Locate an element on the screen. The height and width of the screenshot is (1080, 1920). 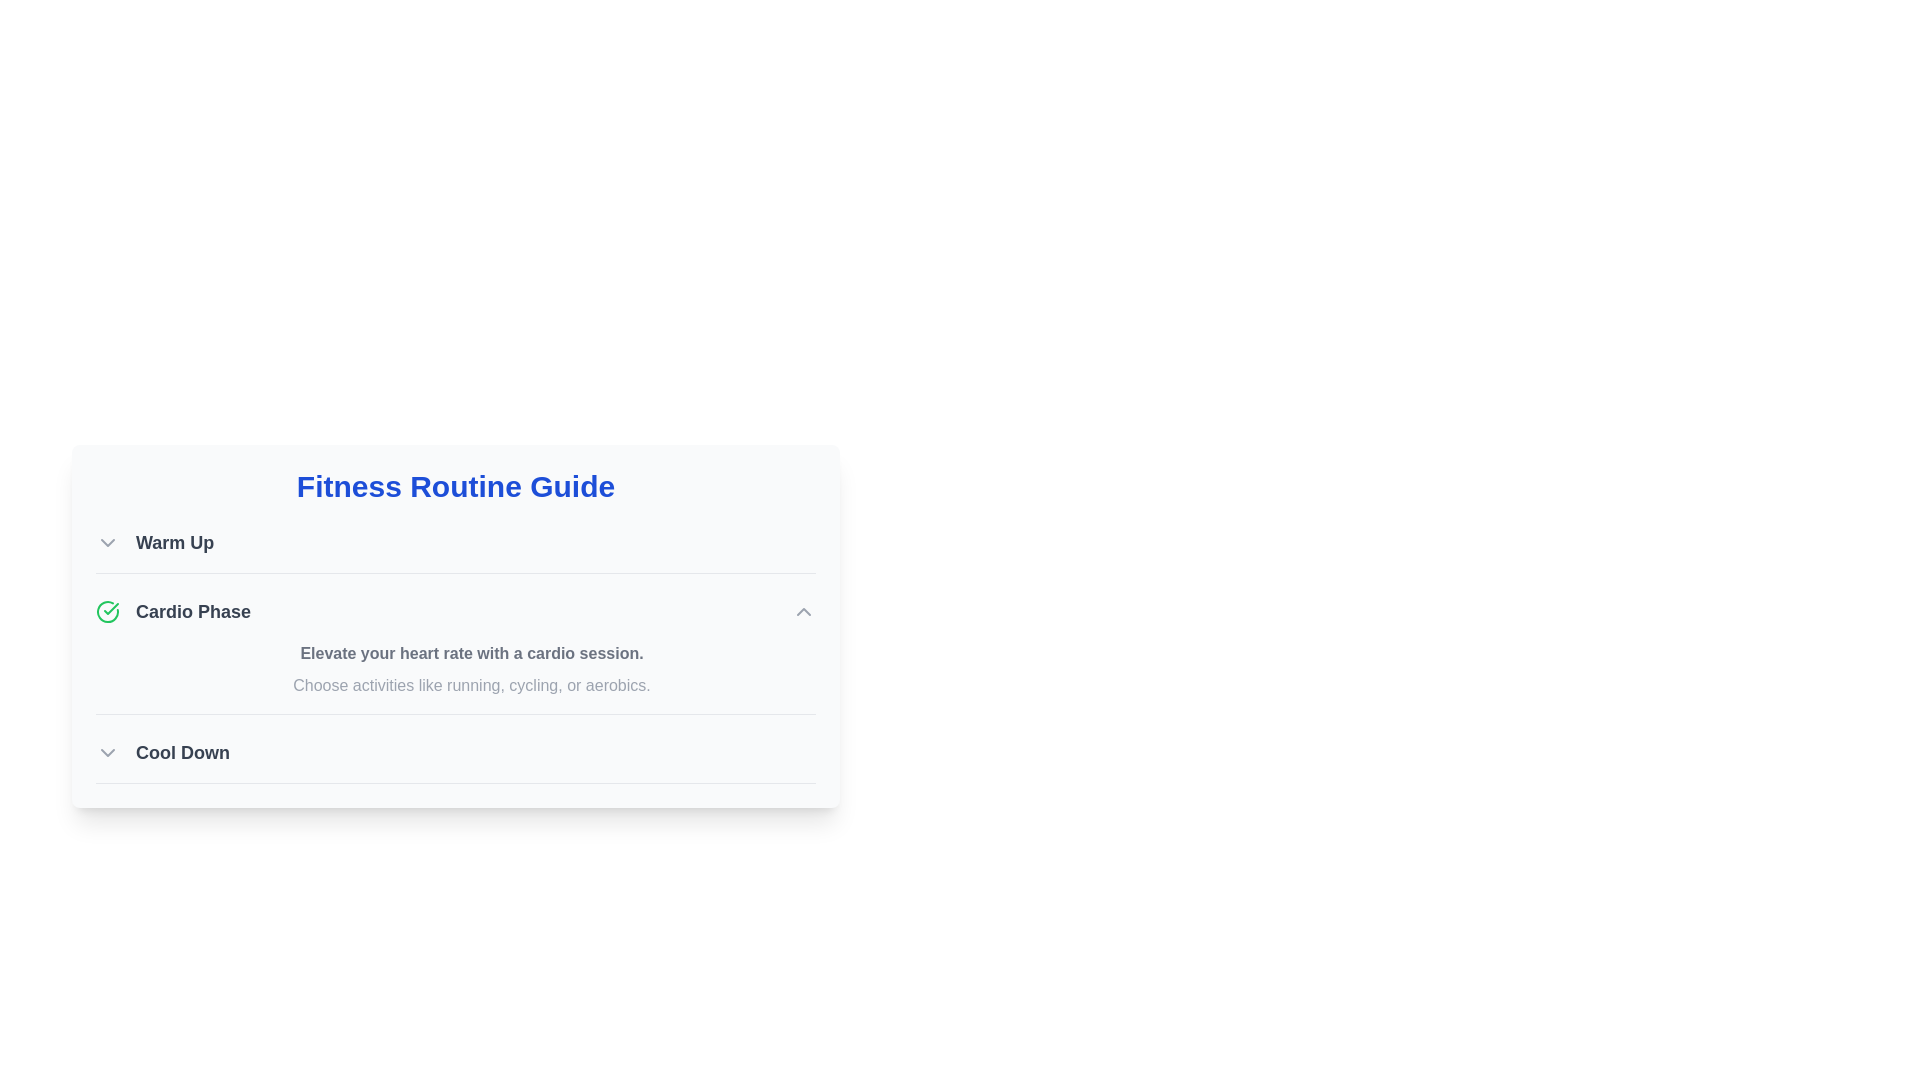
text label 'Warm Up' which is bold, large-sized, dark gray against a light background, located in the top-left portion of the interface before the 'Cardio Phase' section is located at coordinates (175, 543).